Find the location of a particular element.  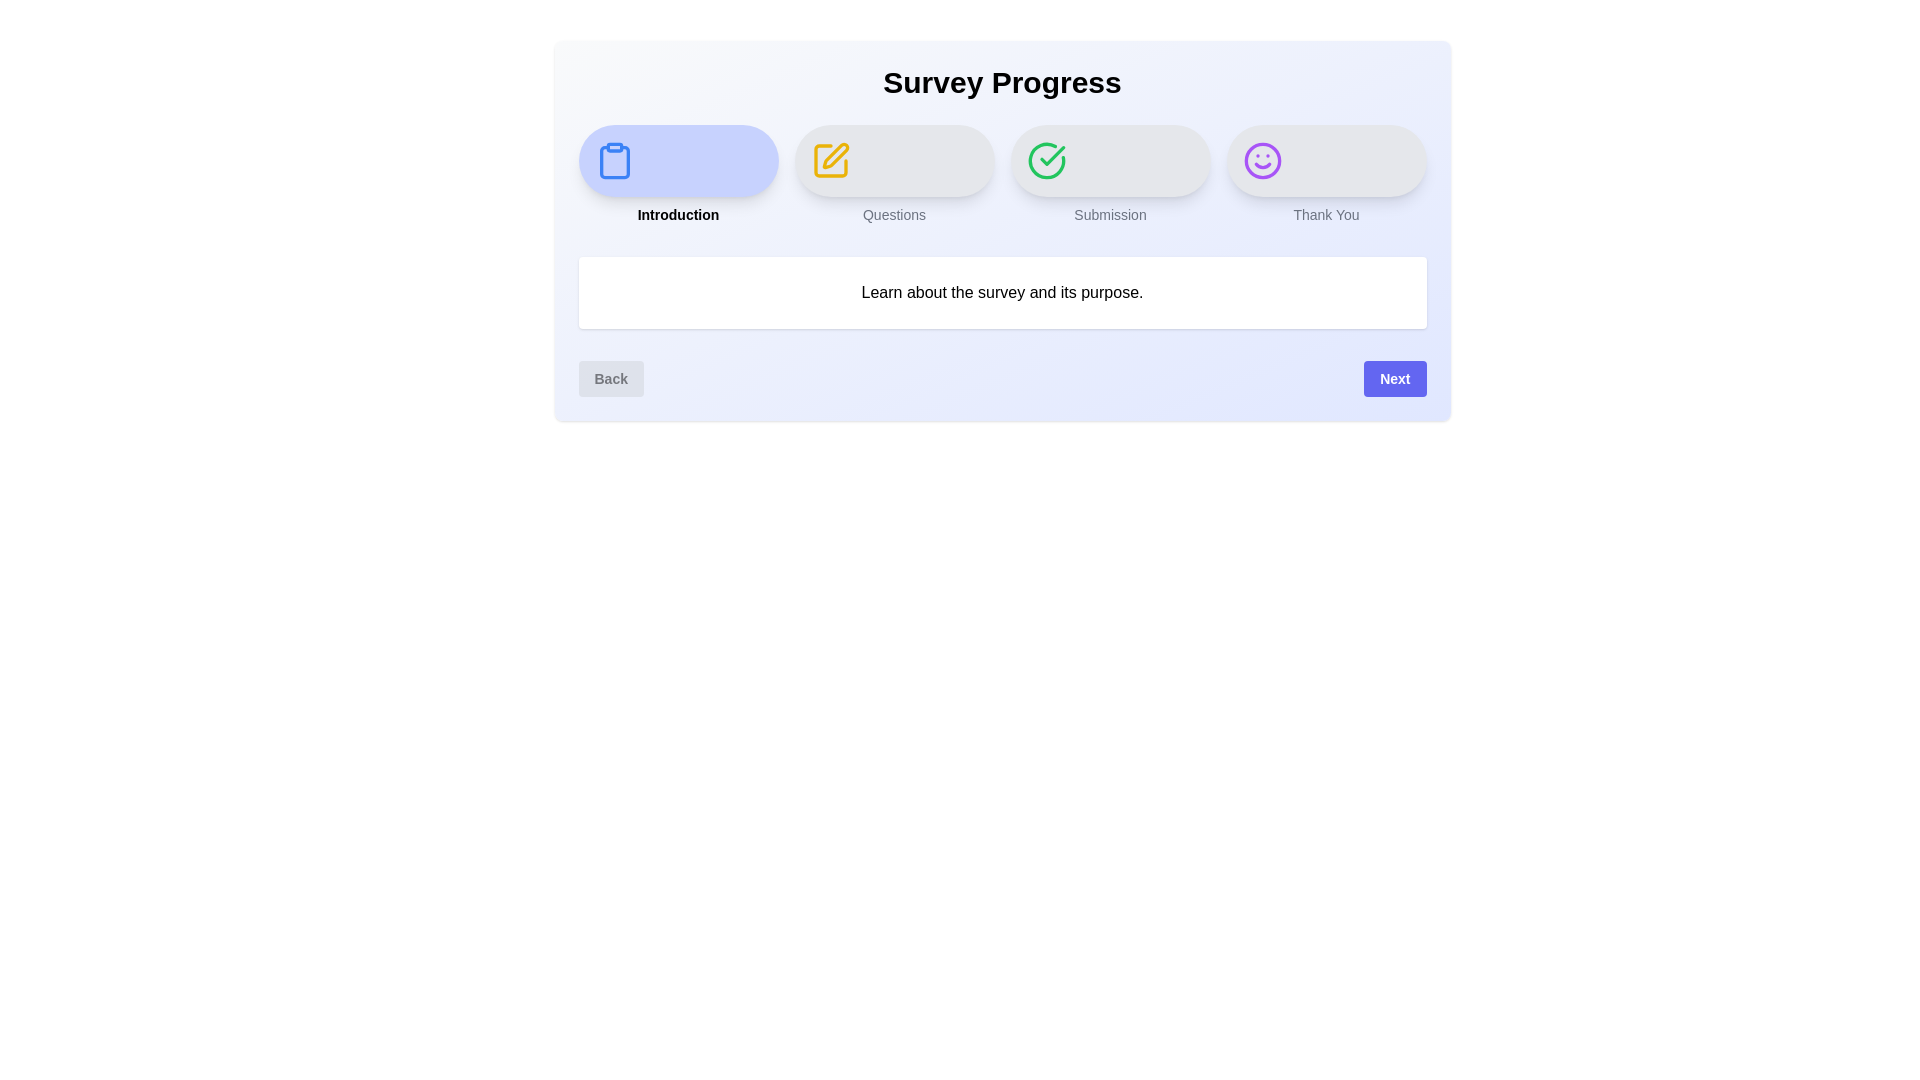

the 'Next' button to proceed to the next step of the survey is located at coordinates (1394, 378).